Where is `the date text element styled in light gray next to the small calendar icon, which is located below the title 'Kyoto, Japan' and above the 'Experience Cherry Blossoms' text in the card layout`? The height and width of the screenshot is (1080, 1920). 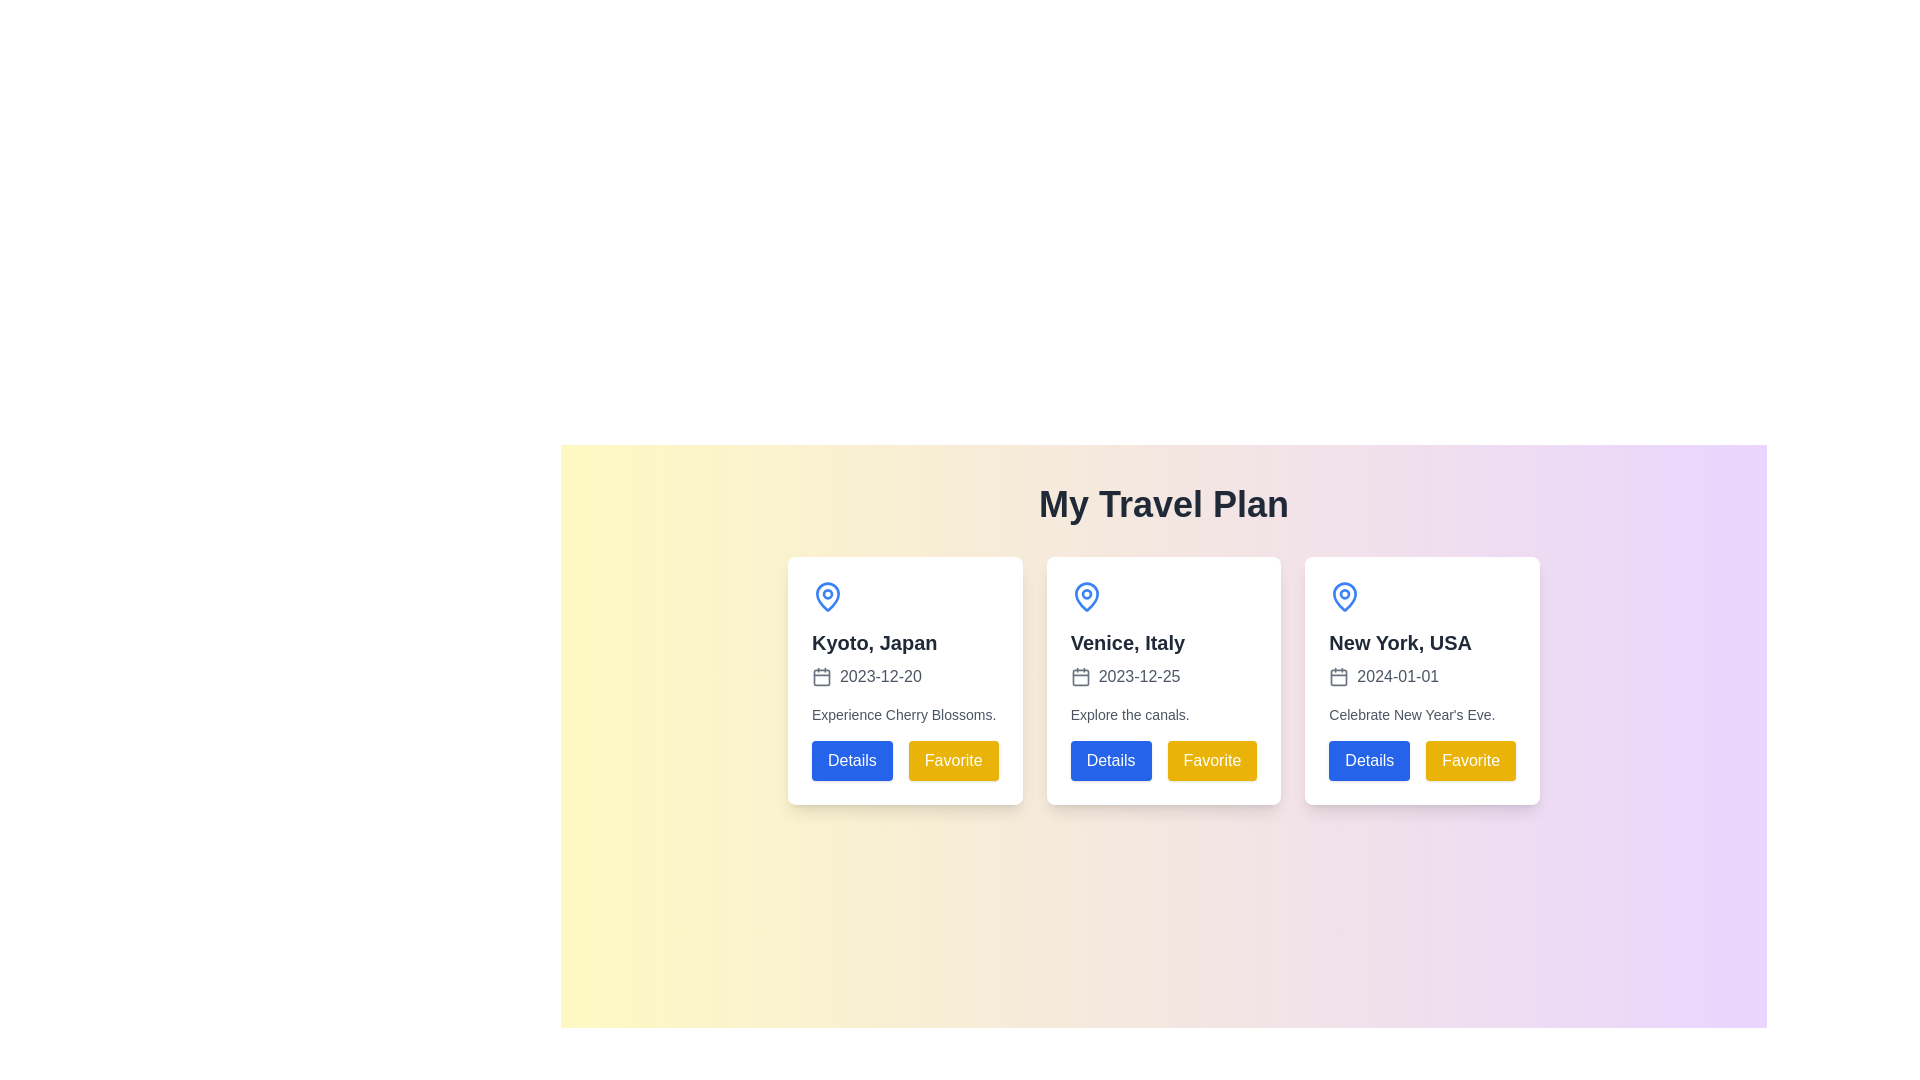
the date text element styled in light gray next to the small calendar icon, which is located below the title 'Kyoto, Japan' and above the 'Experience Cherry Blossoms' text in the card layout is located at coordinates (866, 676).